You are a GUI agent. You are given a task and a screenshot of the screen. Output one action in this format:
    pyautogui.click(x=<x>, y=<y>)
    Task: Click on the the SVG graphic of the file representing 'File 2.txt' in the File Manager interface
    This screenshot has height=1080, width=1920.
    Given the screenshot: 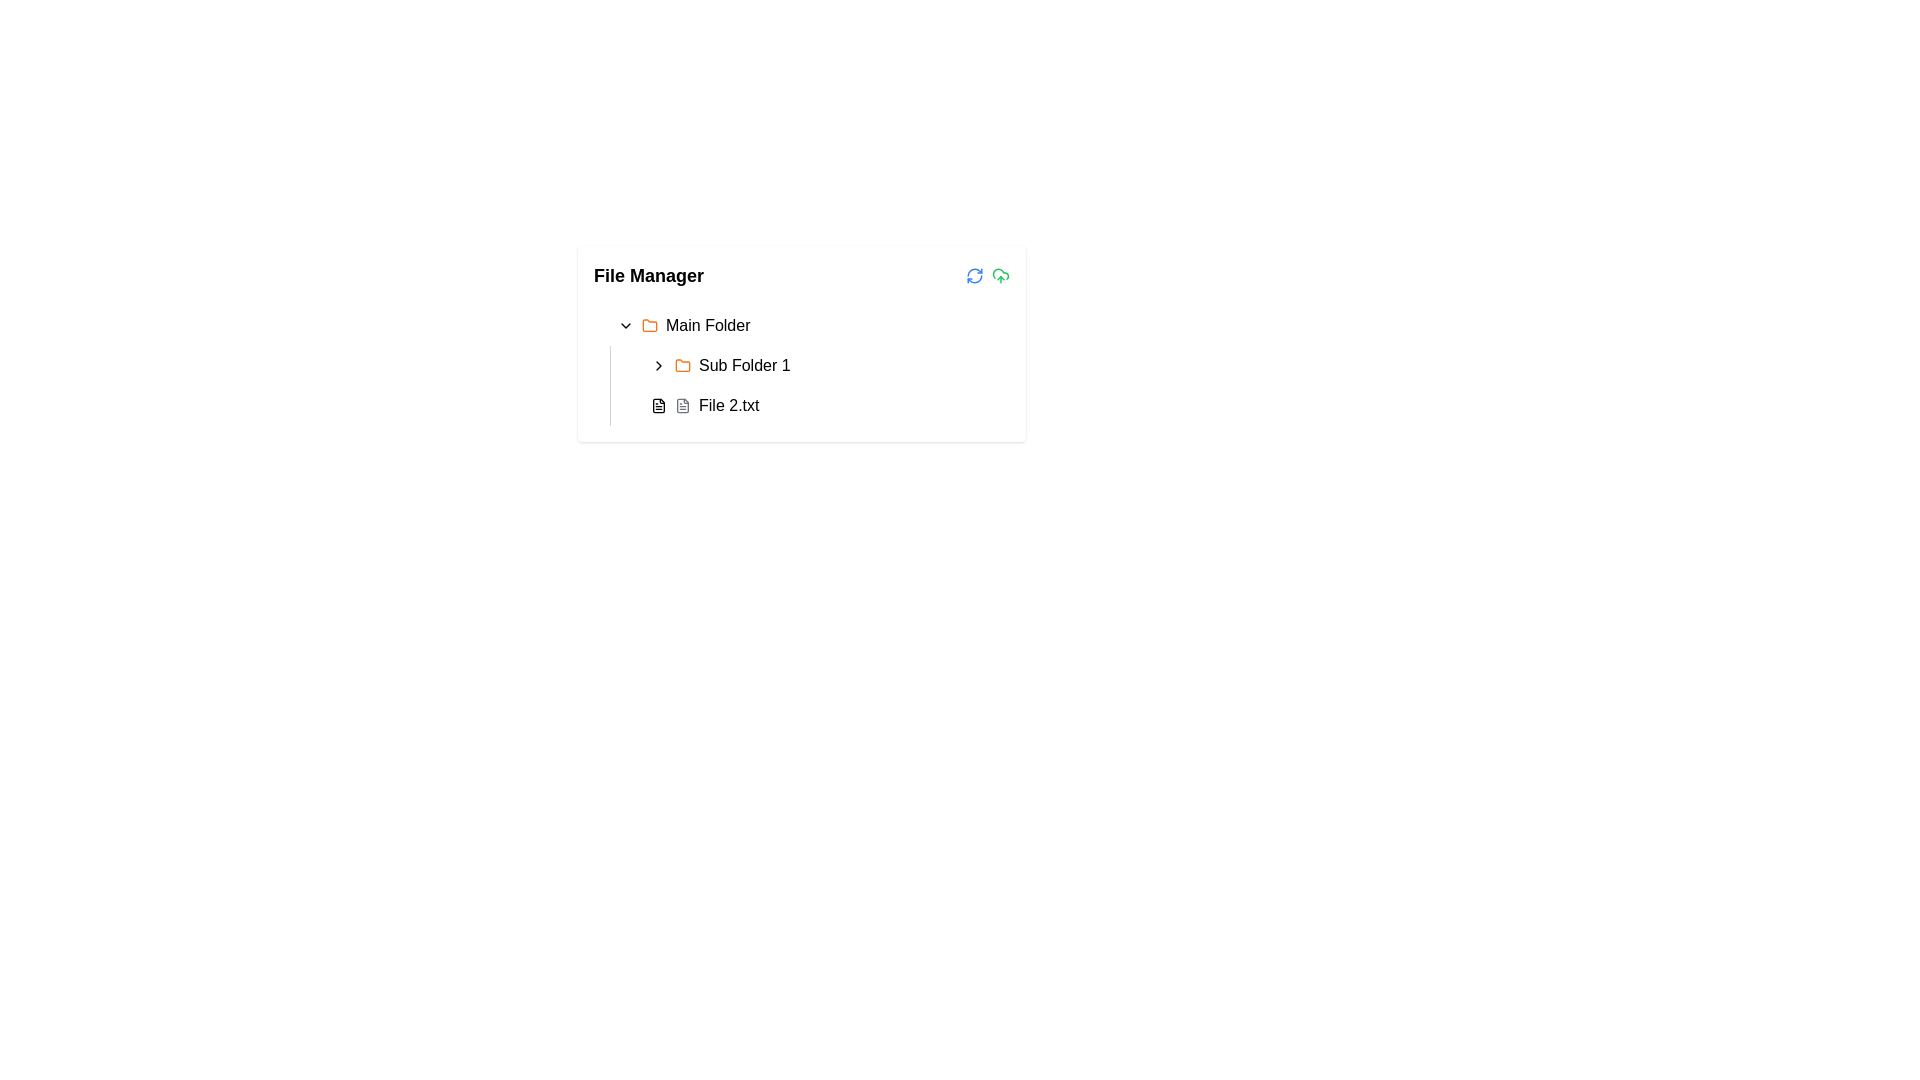 What is the action you would take?
    pyautogui.click(x=658, y=405)
    